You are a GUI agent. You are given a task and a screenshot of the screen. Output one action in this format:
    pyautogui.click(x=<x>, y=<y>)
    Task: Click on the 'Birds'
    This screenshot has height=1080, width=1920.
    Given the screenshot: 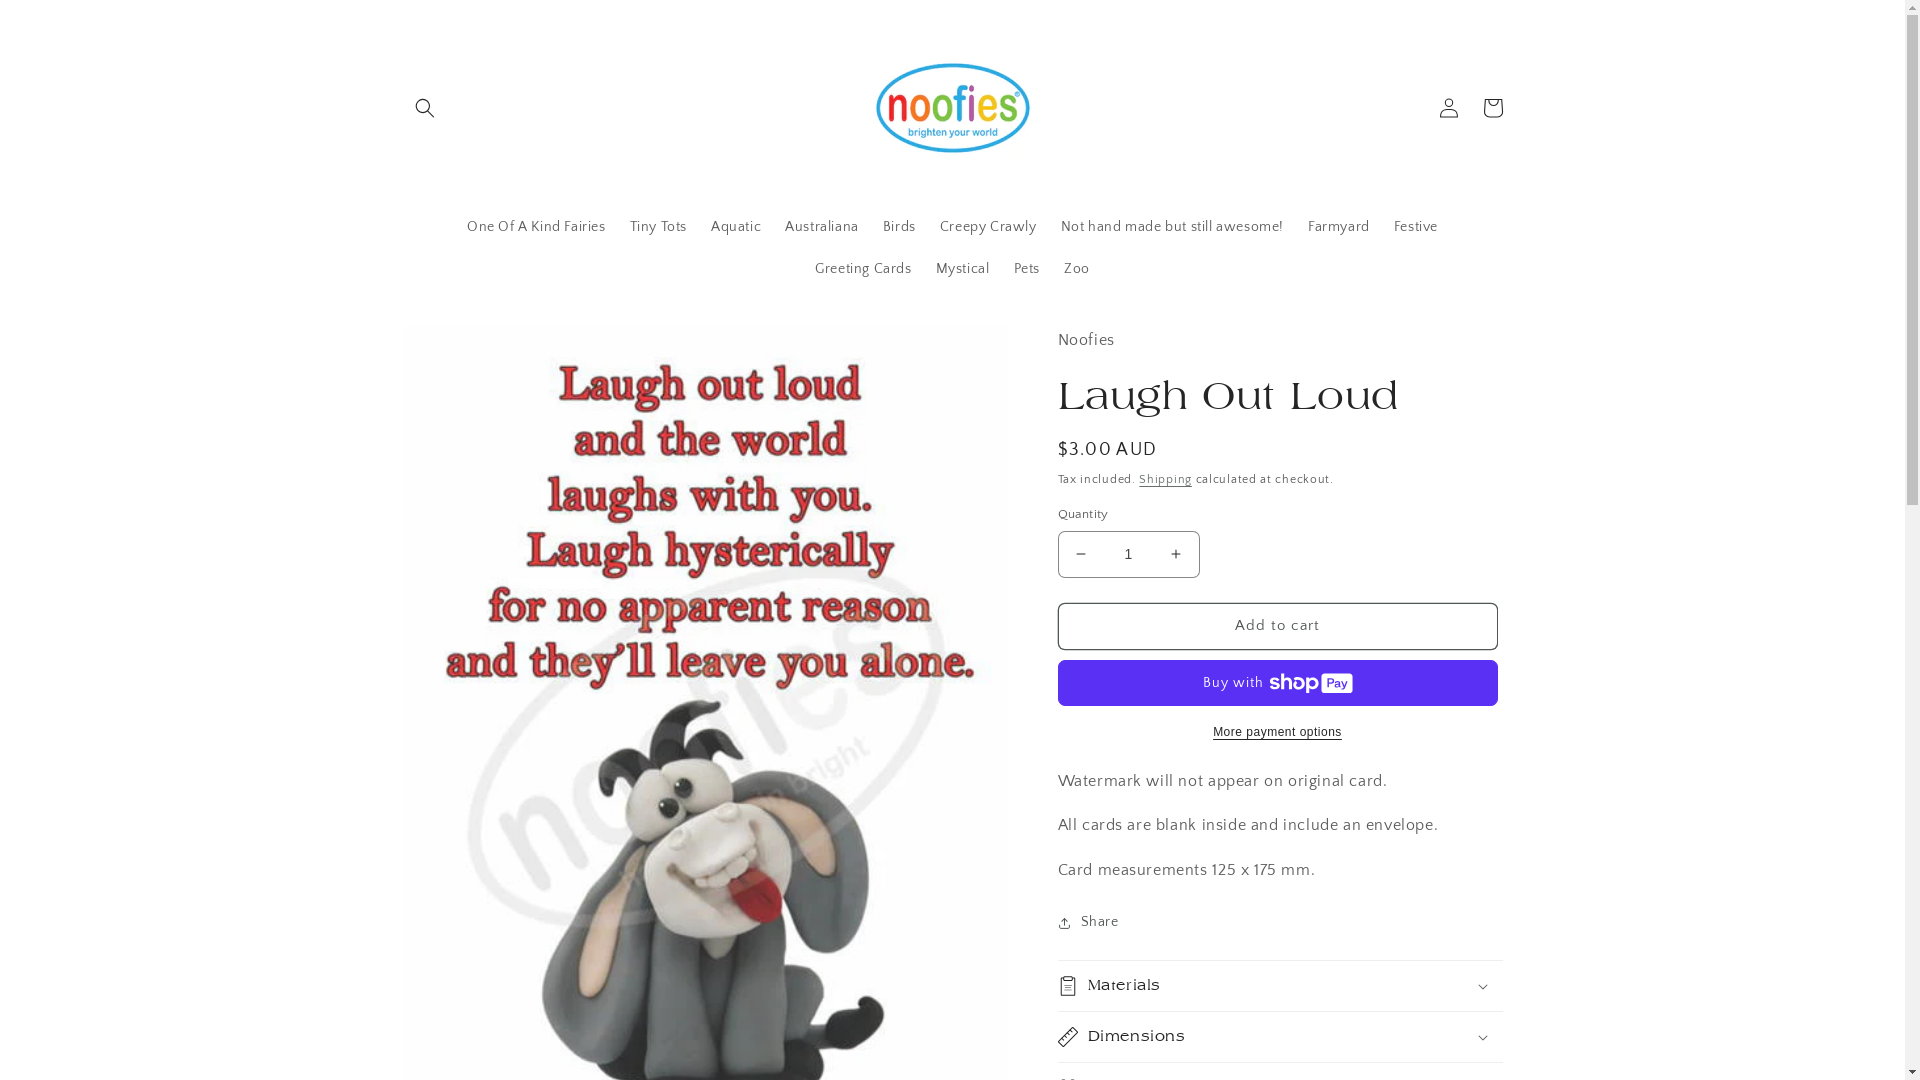 What is the action you would take?
    pyautogui.click(x=898, y=226)
    